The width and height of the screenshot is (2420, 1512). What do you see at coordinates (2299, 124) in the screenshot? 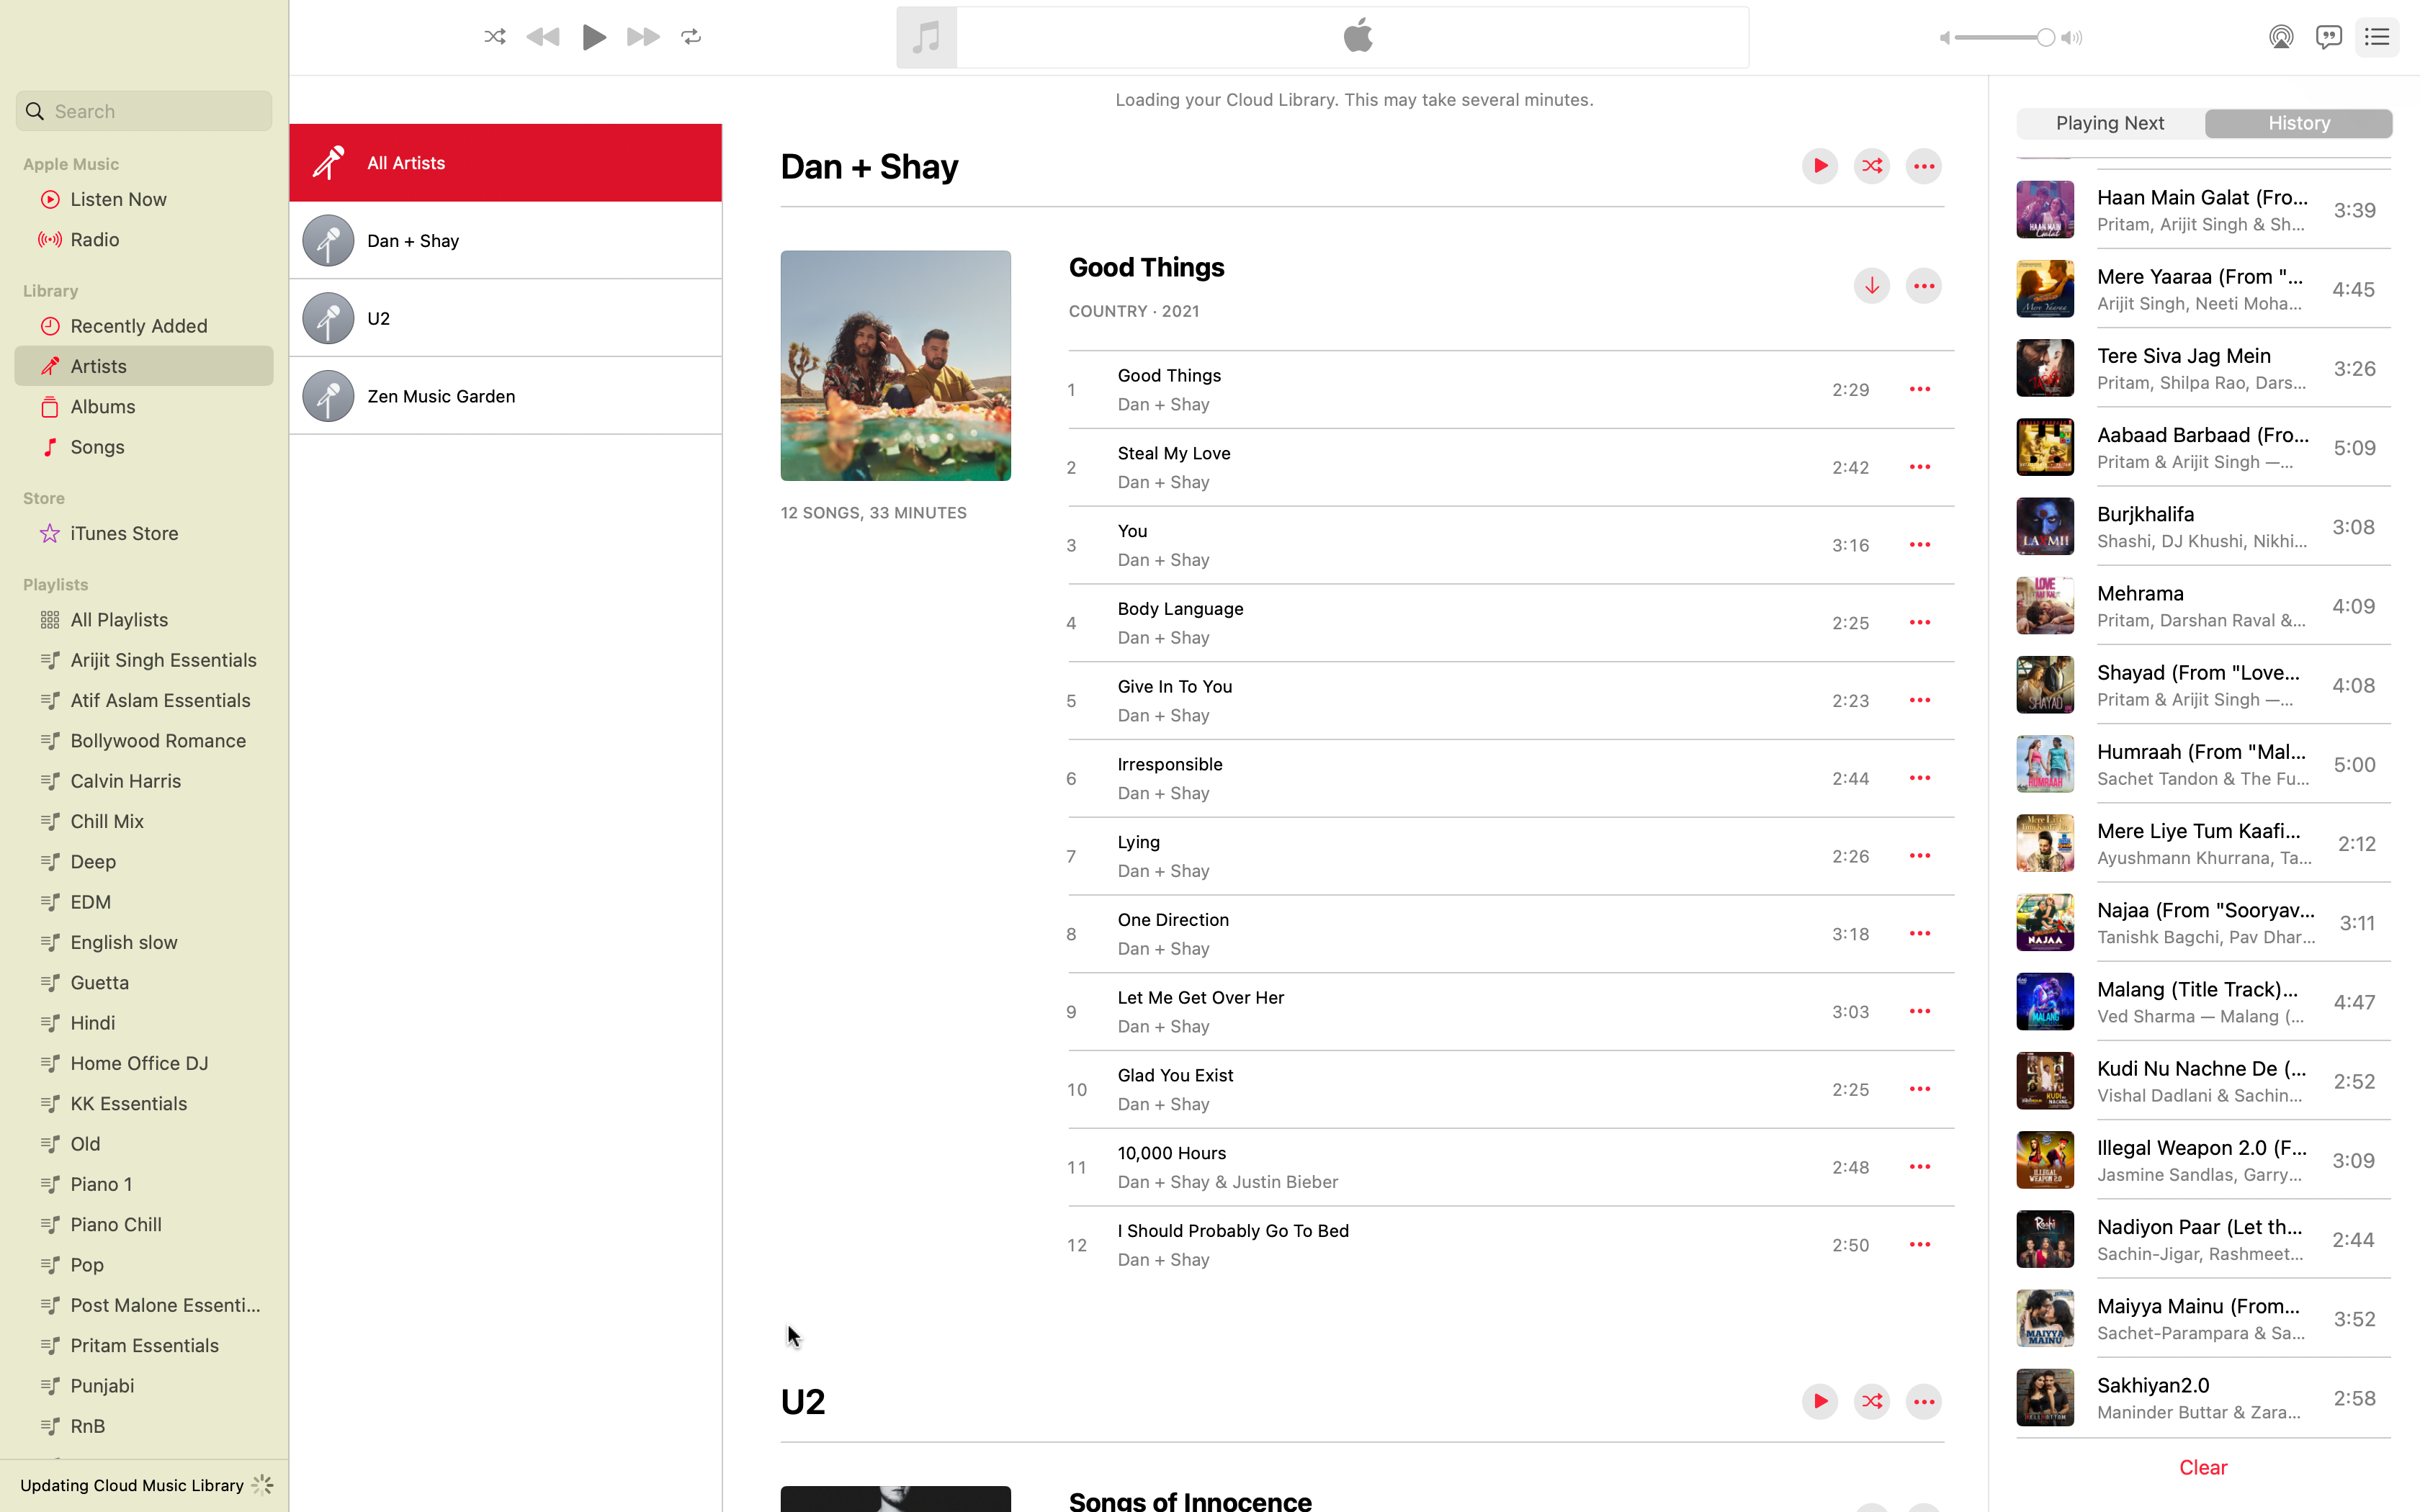
I see `Retrieve the log of previously played songs` at bounding box center [2299, 124].